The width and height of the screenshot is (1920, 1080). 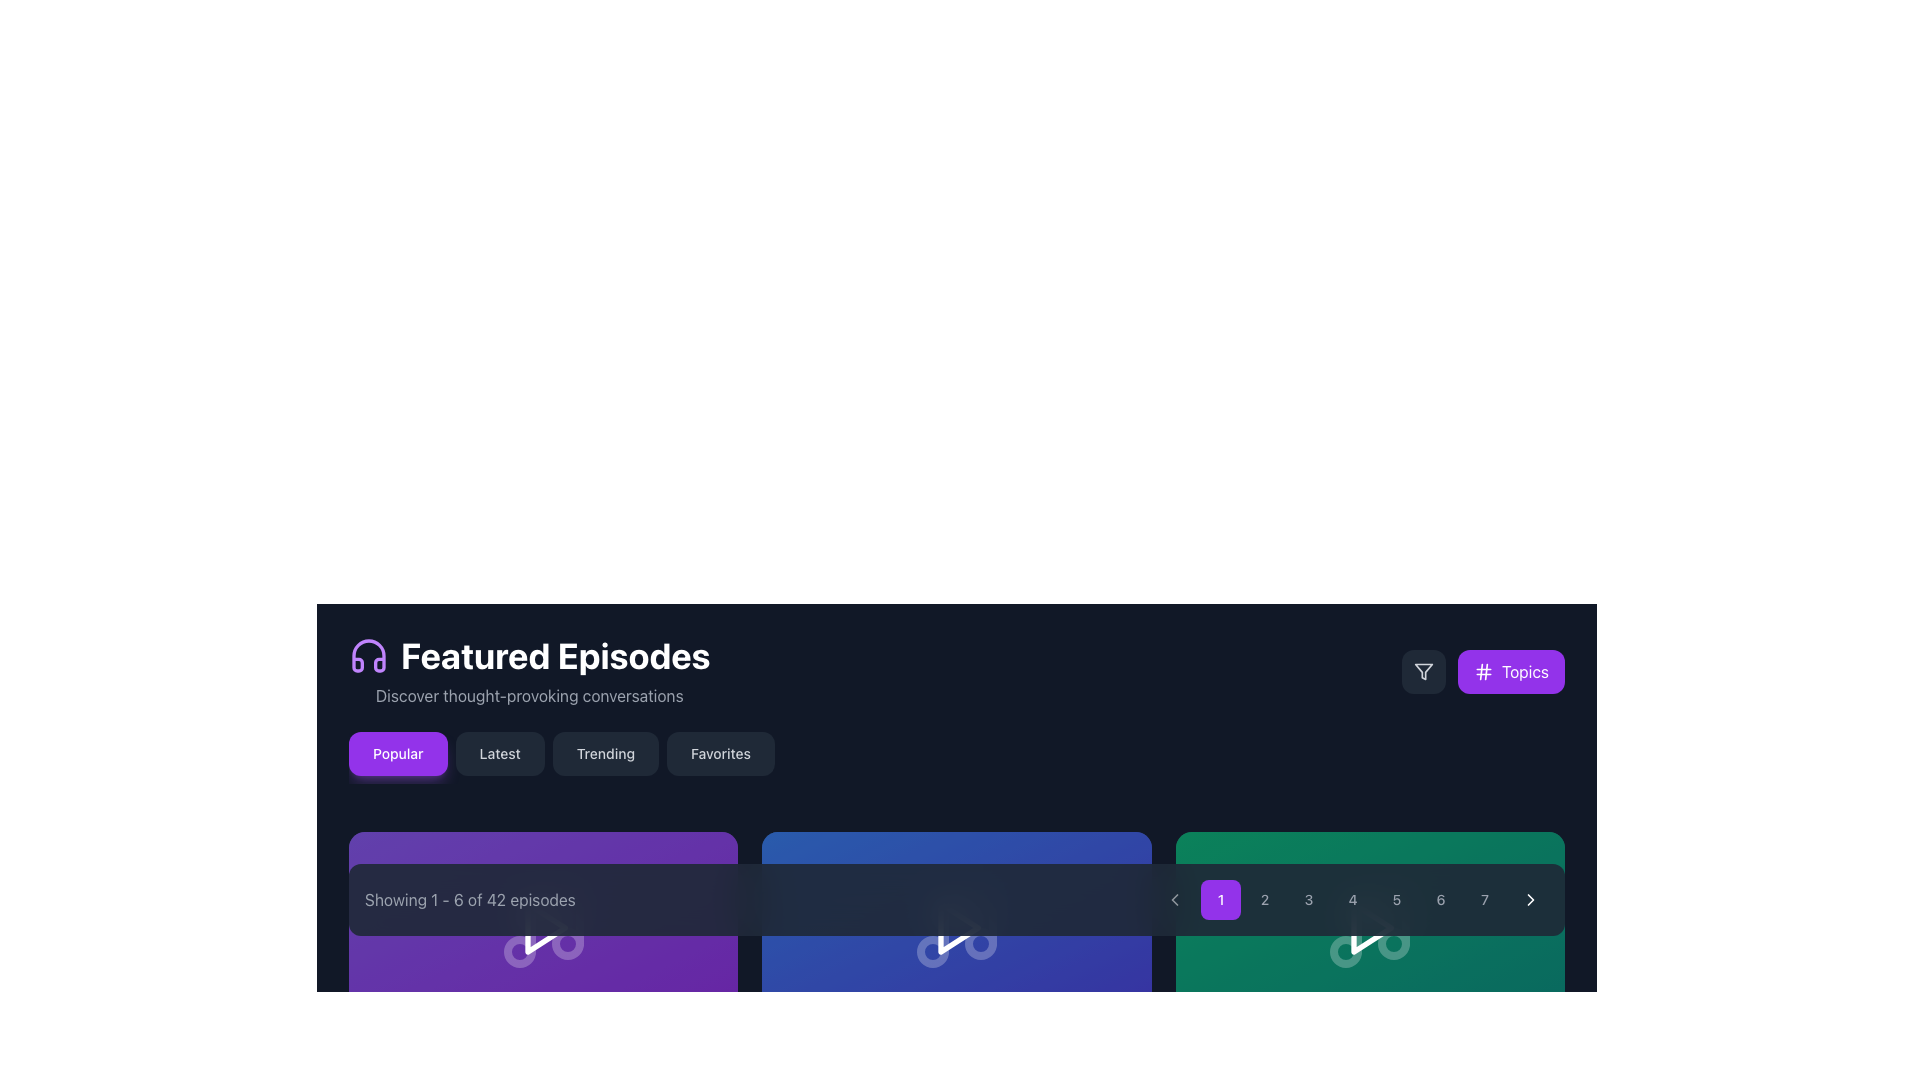 I want to click on the small circular SVG element located in the lower right quadrant of the musical note icon, so click(x=566, y=944).